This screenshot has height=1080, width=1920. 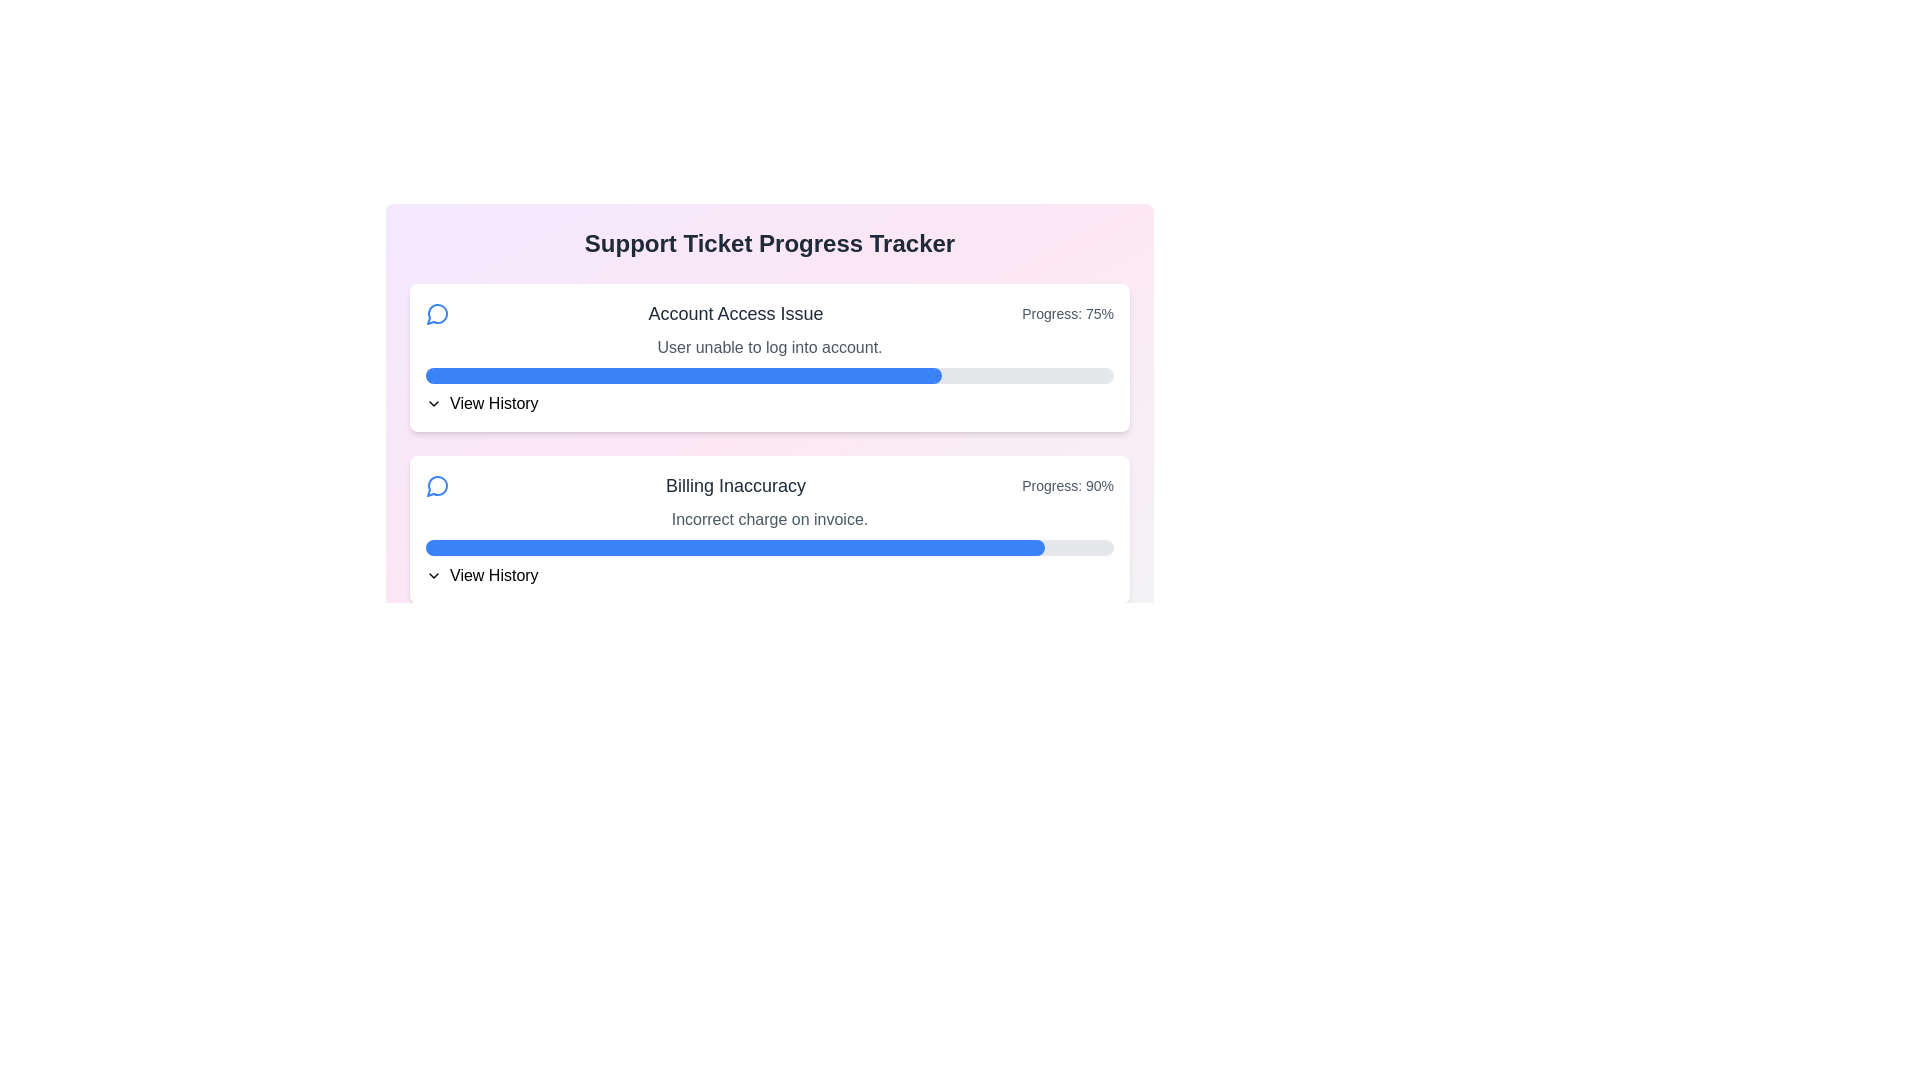 What do you see at coordinates (768, 346) in the screenshot?
I see `the second text label in the 'Account Access Issue' section` at bounding box center [768, 346].